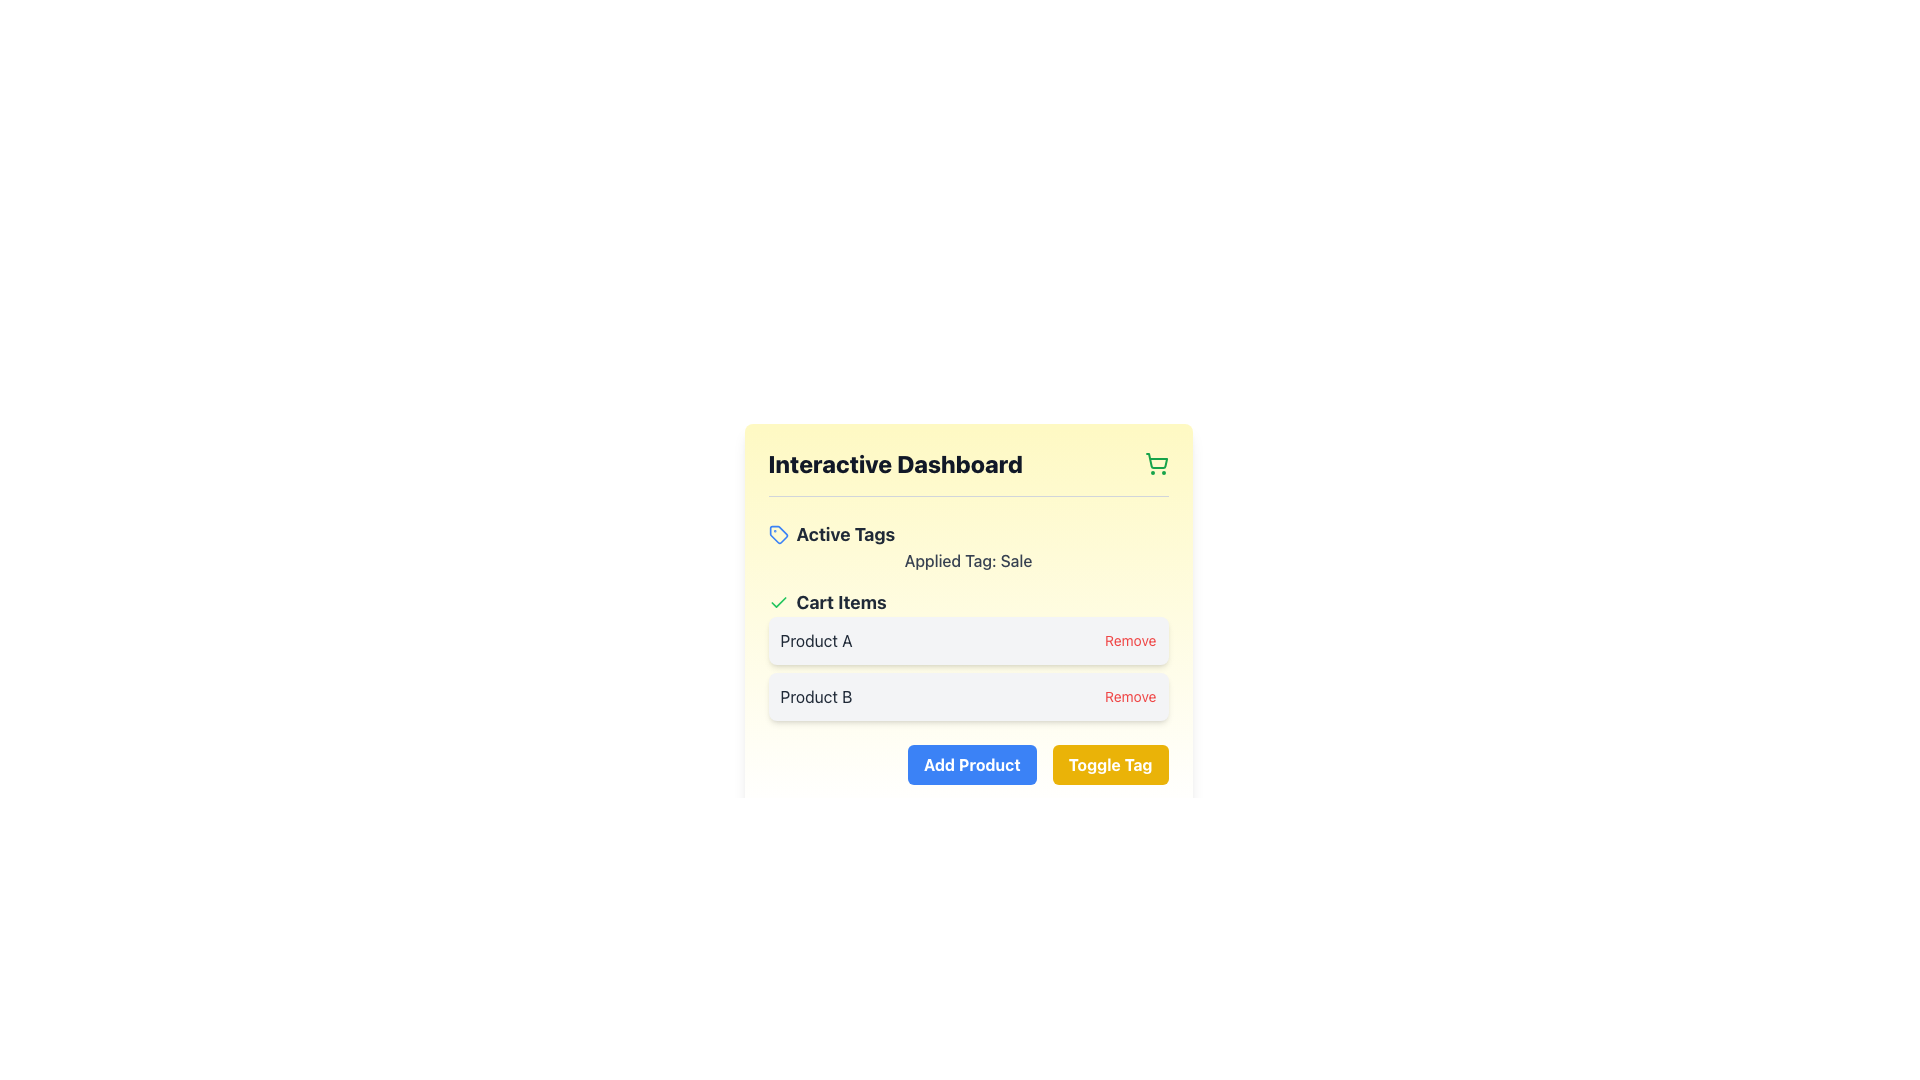 The height and width of the screenshot is (1080, 1920). What do you see at coordinates (777, 534) in the screenshot?
I see `the blue-colored tag icon located to the left of the 'Active Tags' title within the section header` at bounding box center [777, 534].